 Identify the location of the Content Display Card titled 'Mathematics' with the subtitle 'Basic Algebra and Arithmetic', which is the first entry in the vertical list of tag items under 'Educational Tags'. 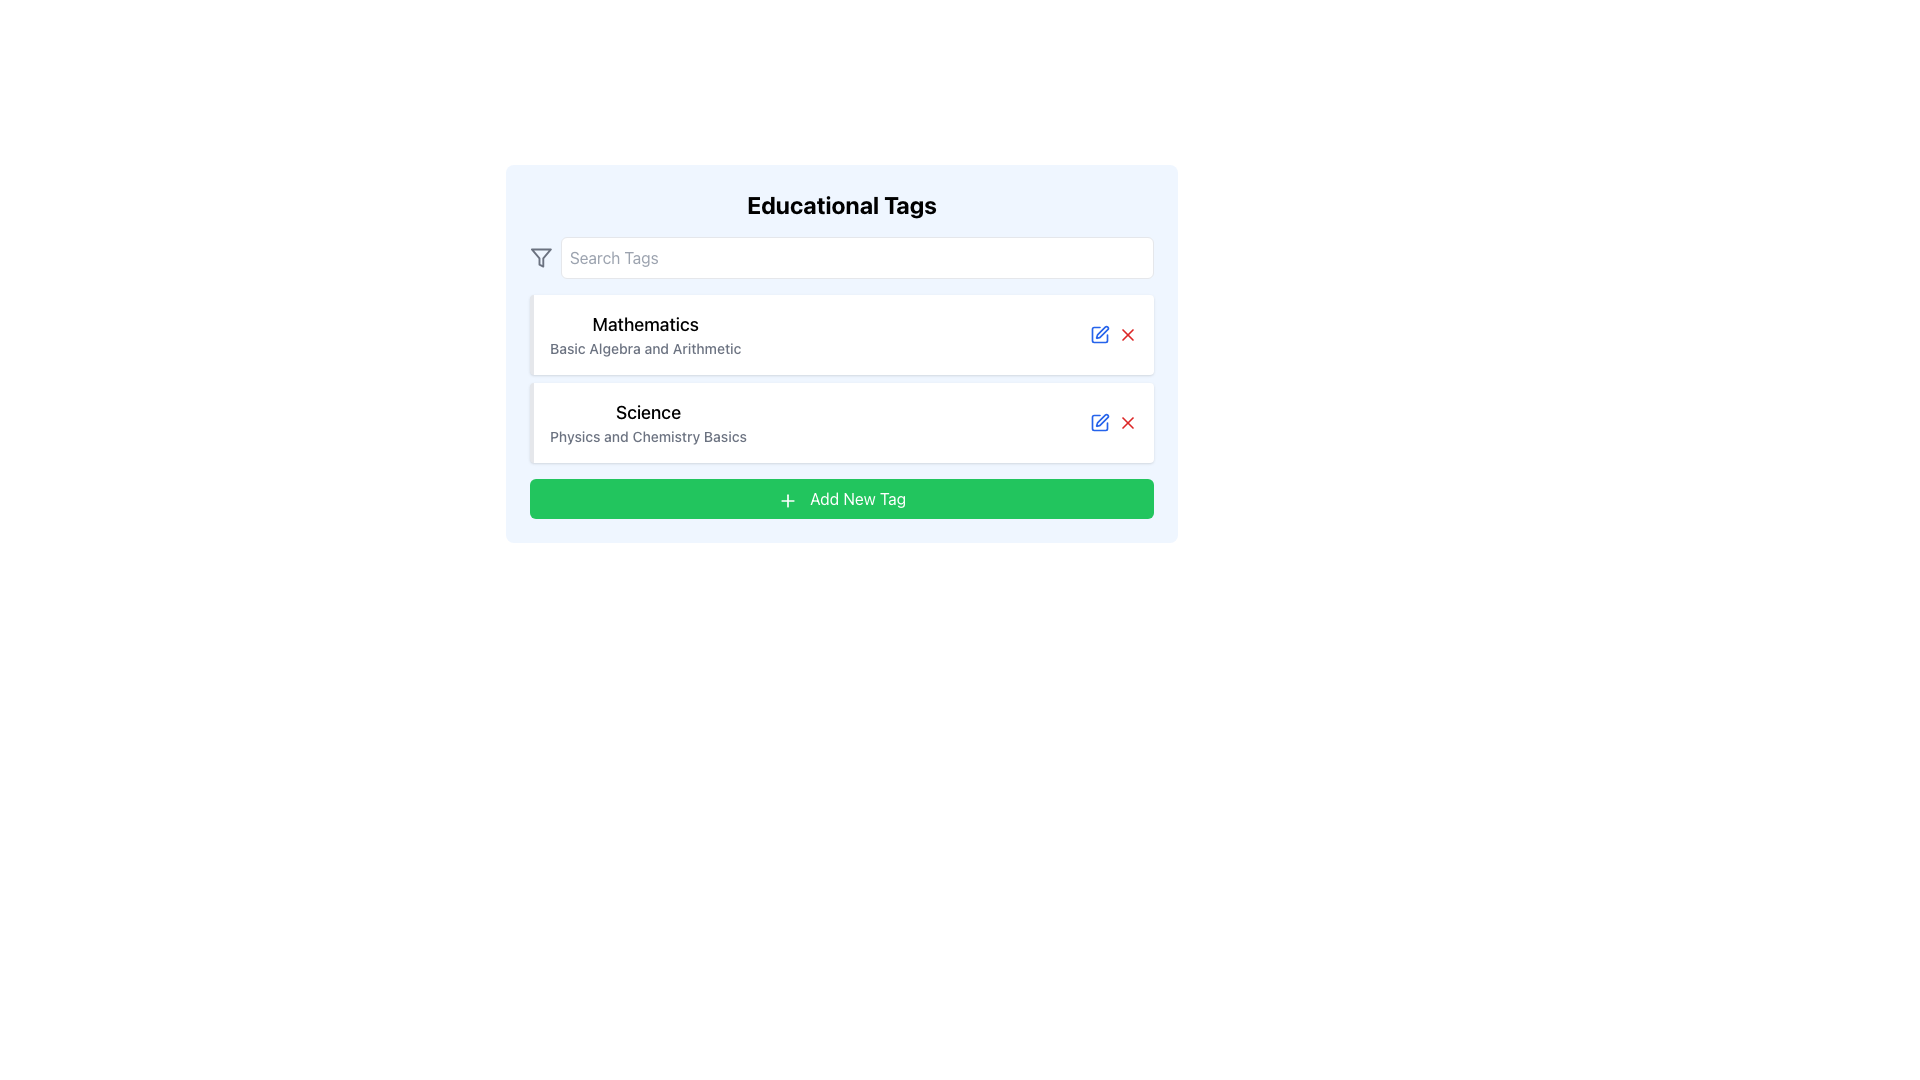
(841, 353).